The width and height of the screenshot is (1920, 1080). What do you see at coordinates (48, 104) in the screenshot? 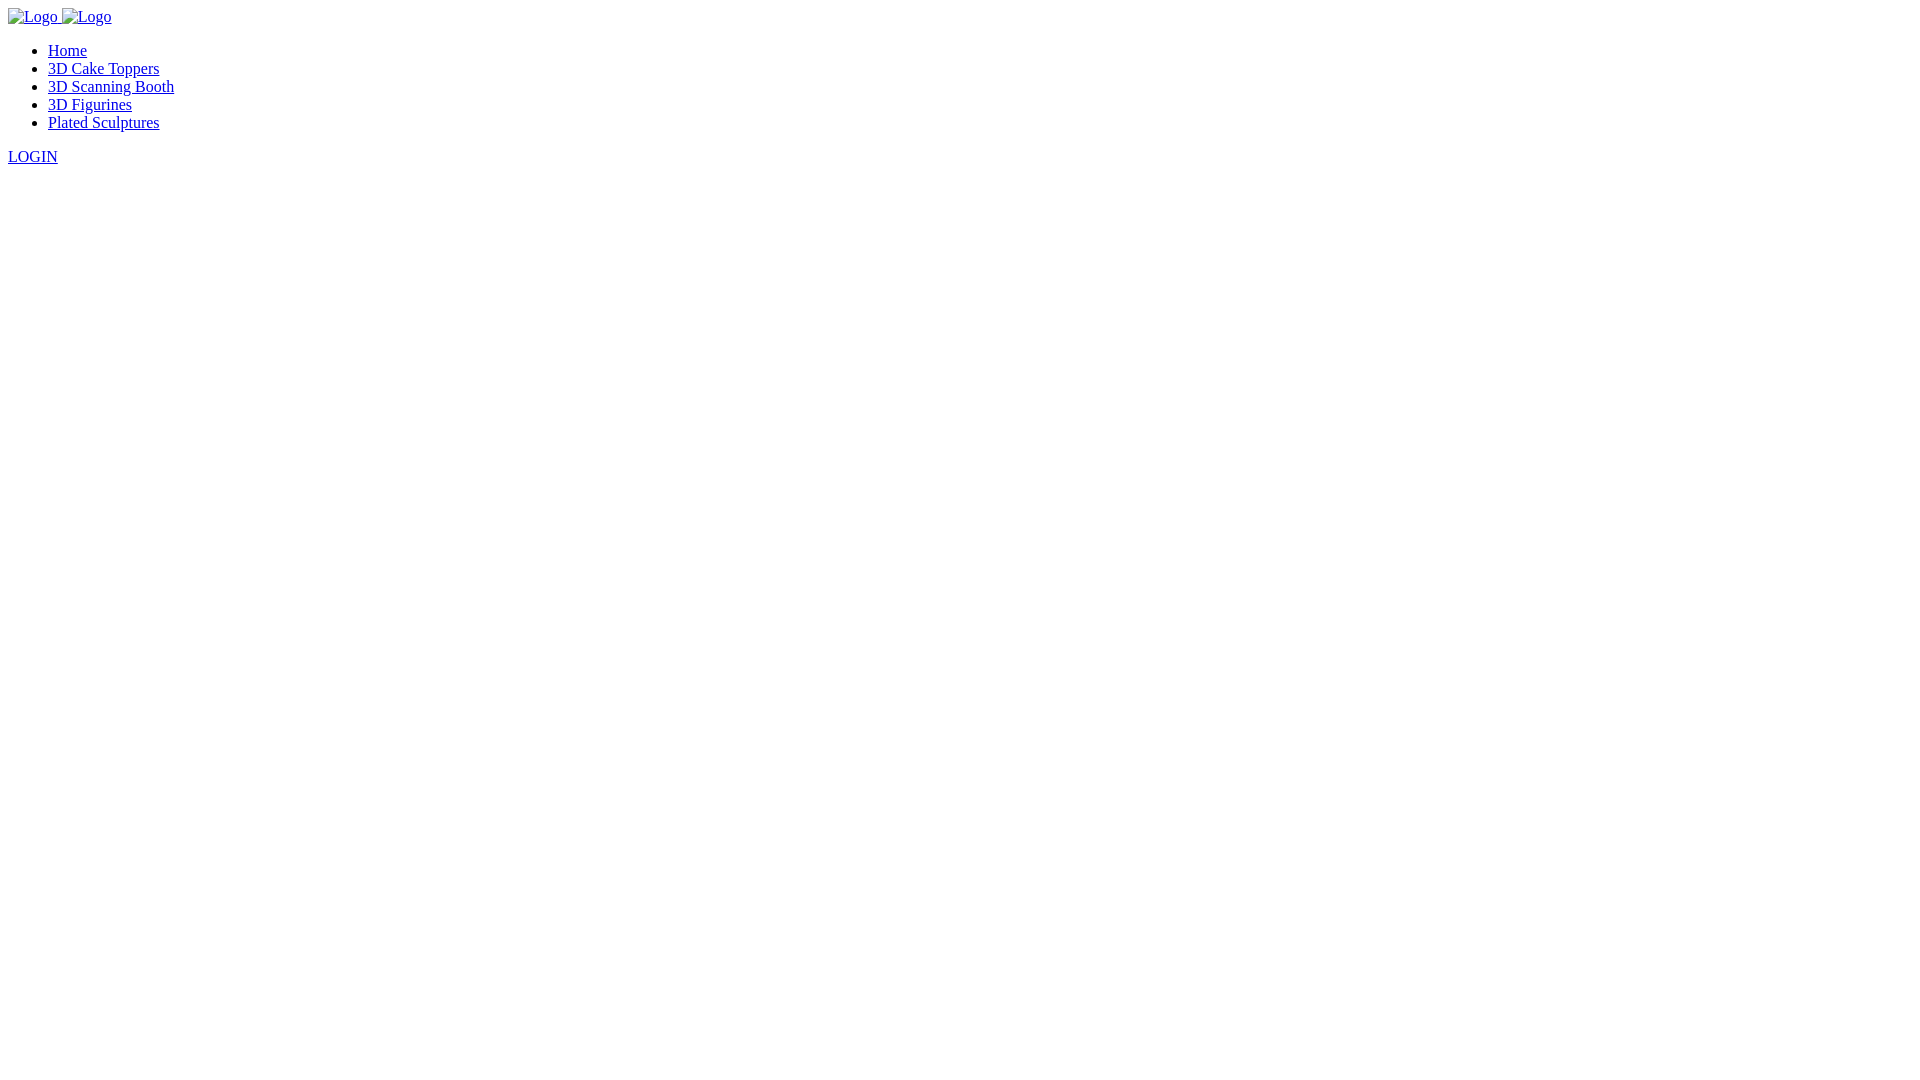
I see `'3D Figurines'` at bounding box center [48, 104].